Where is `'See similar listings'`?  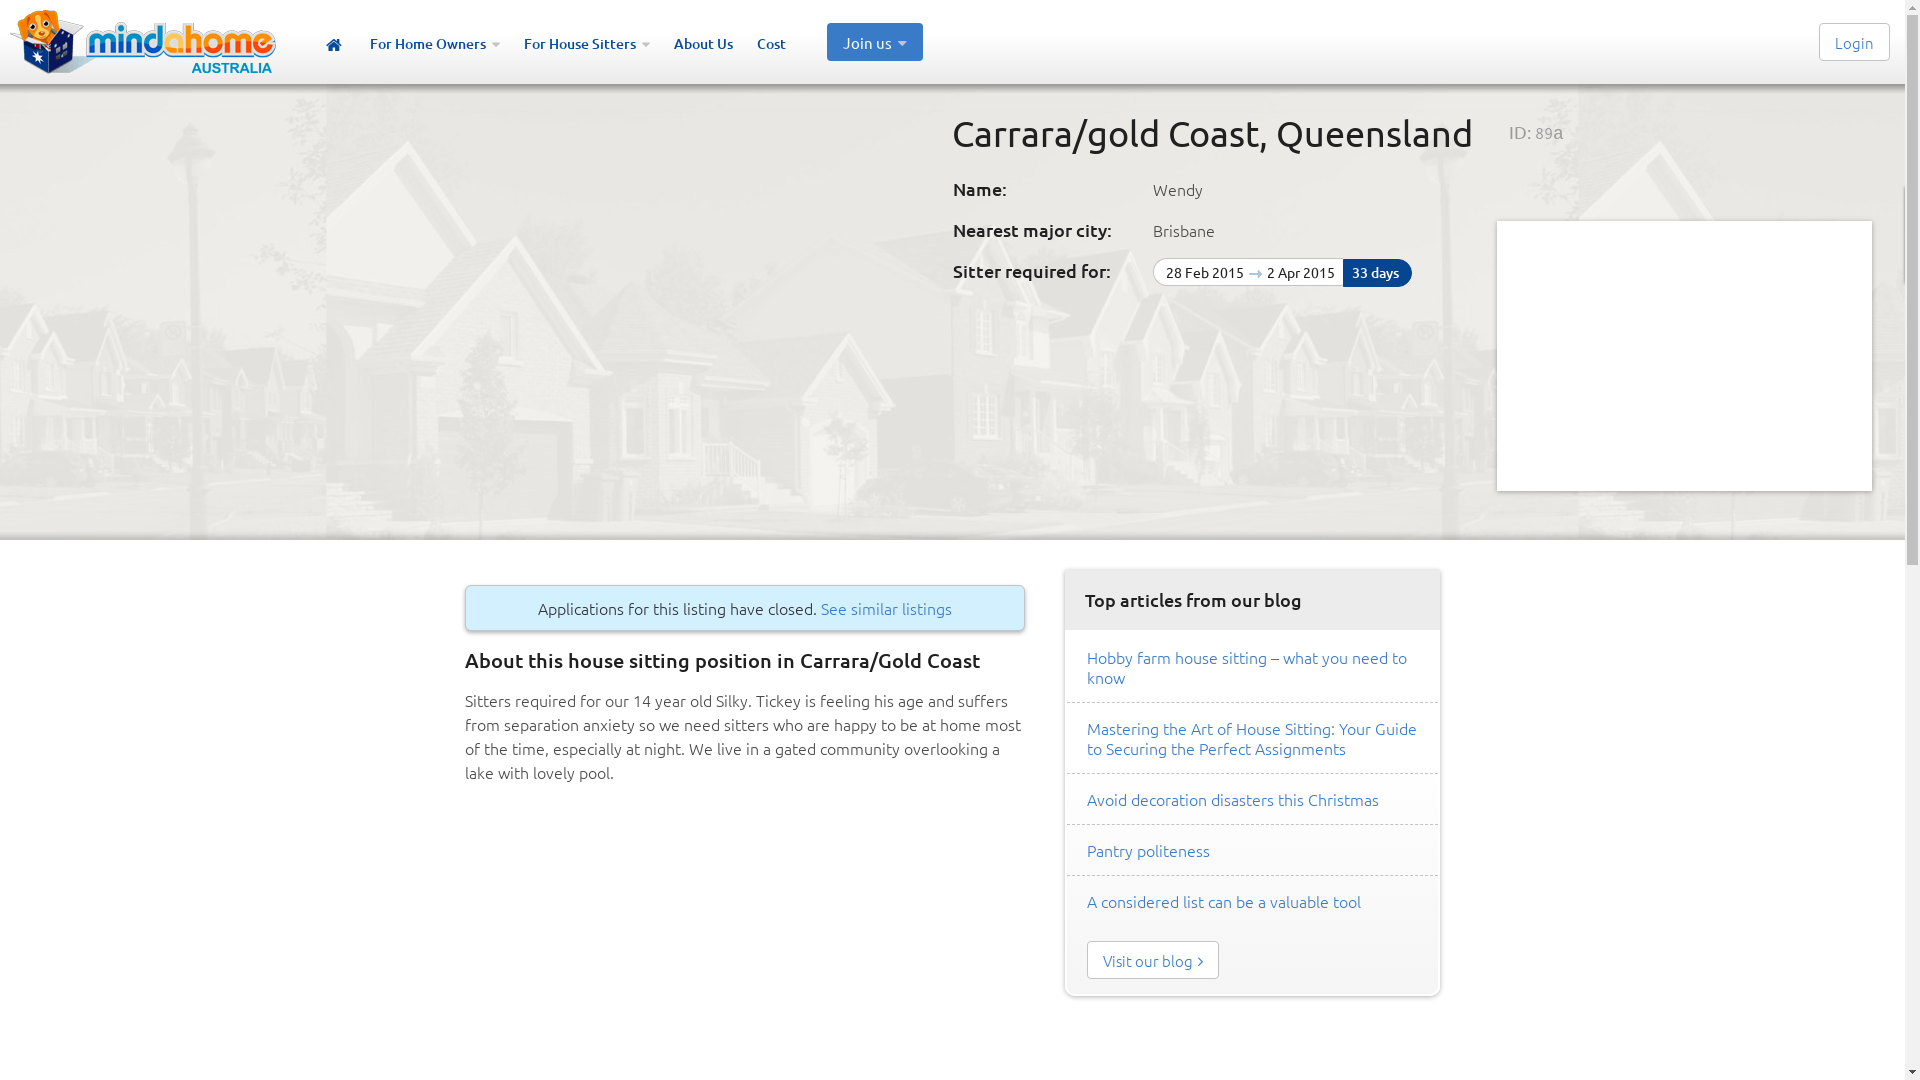 'See similar listings' is located at coordinates (885, 607).